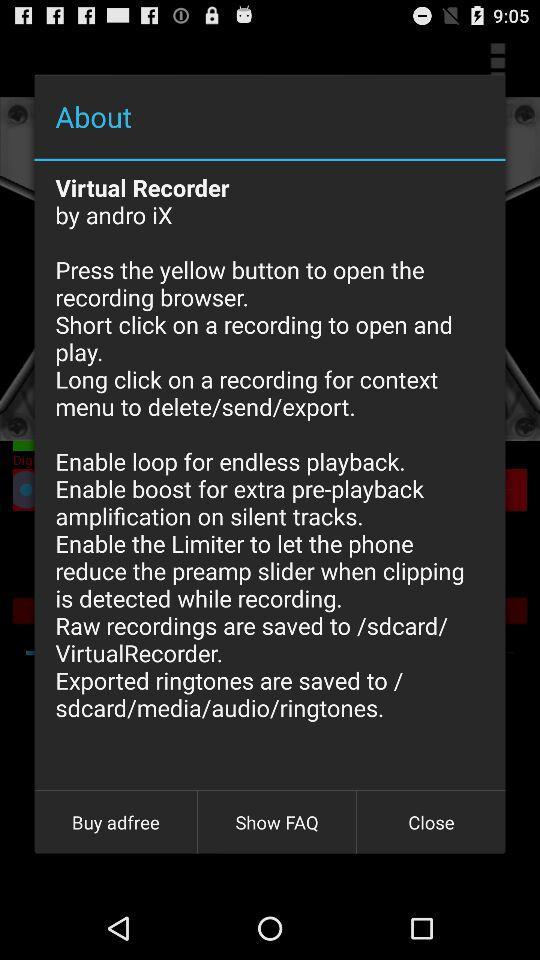 The width and height of the screenshot is (540, 960). Describe the element at coordinates (276, 822) in the screenshot. I see `show faq at the bottom` at that location.